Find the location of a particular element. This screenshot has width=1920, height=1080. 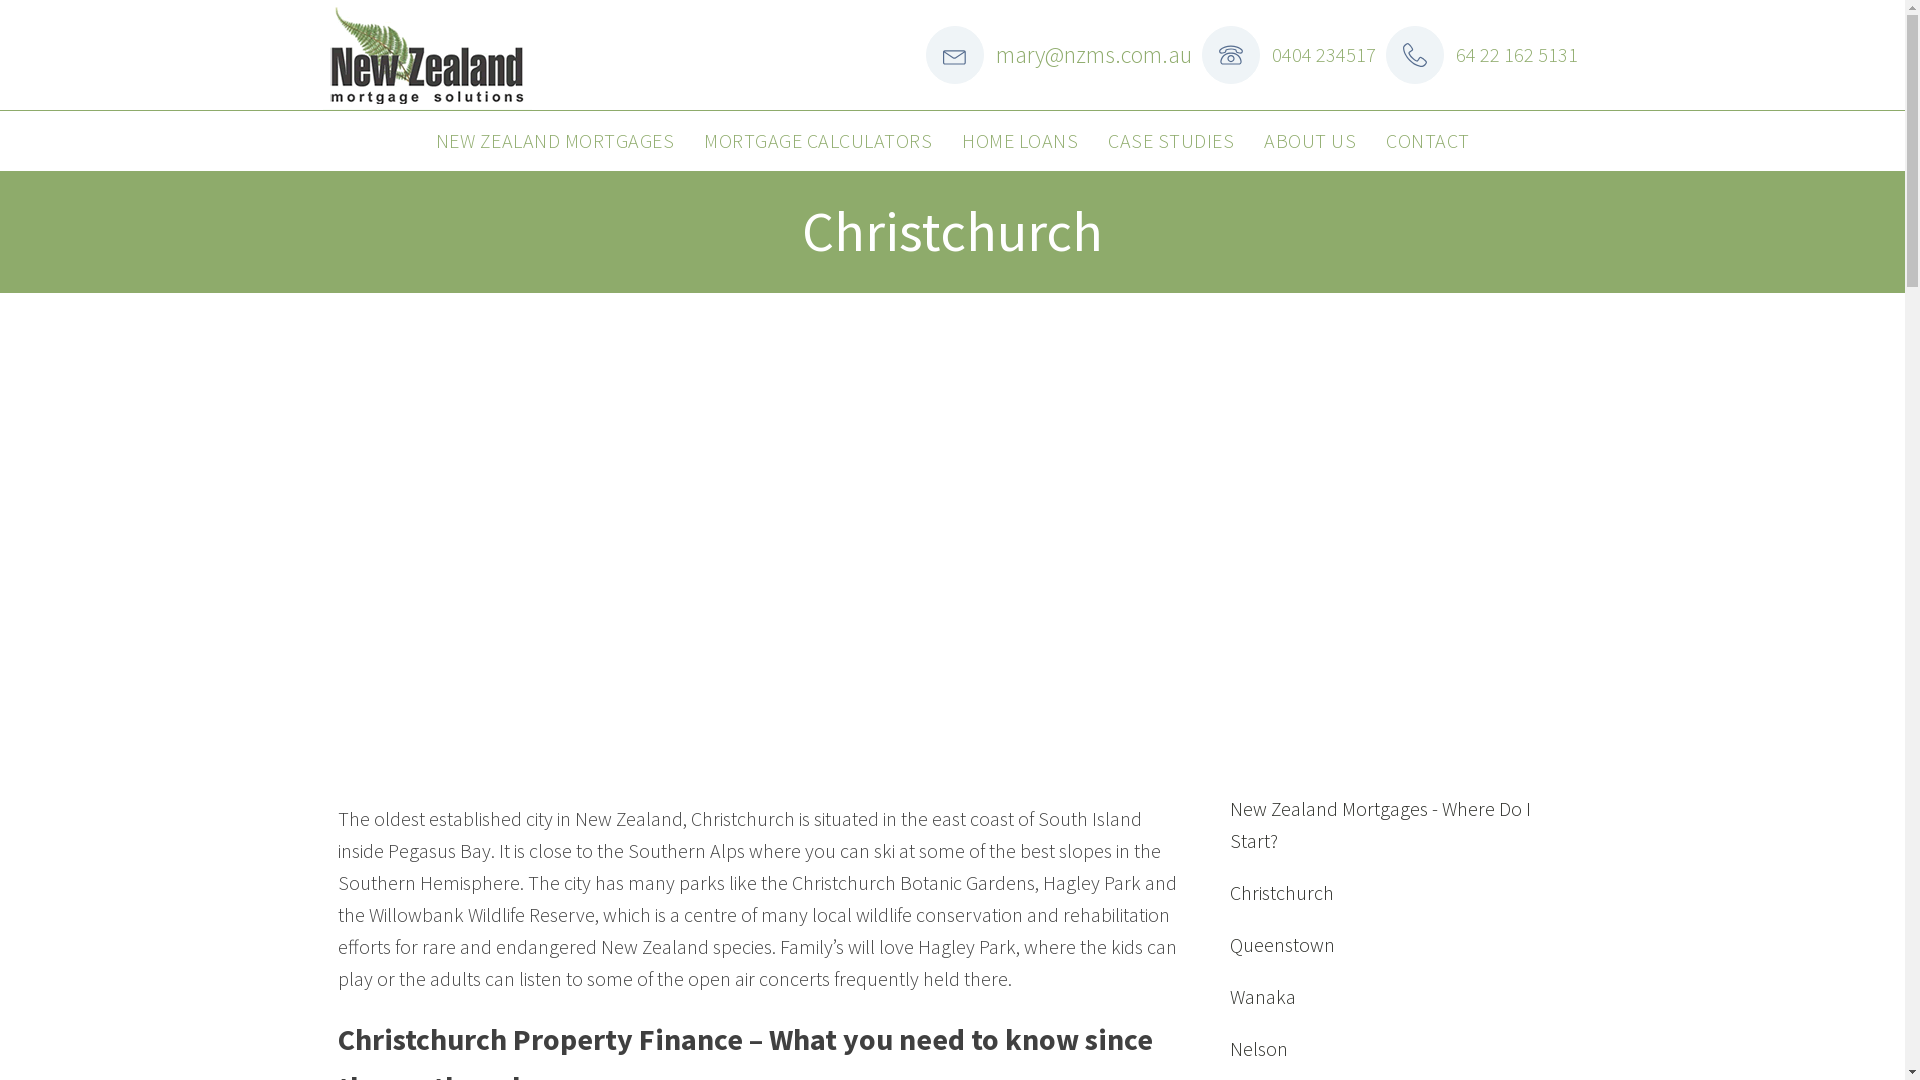

'Queenstown' is located at coordinates (1282, 945).